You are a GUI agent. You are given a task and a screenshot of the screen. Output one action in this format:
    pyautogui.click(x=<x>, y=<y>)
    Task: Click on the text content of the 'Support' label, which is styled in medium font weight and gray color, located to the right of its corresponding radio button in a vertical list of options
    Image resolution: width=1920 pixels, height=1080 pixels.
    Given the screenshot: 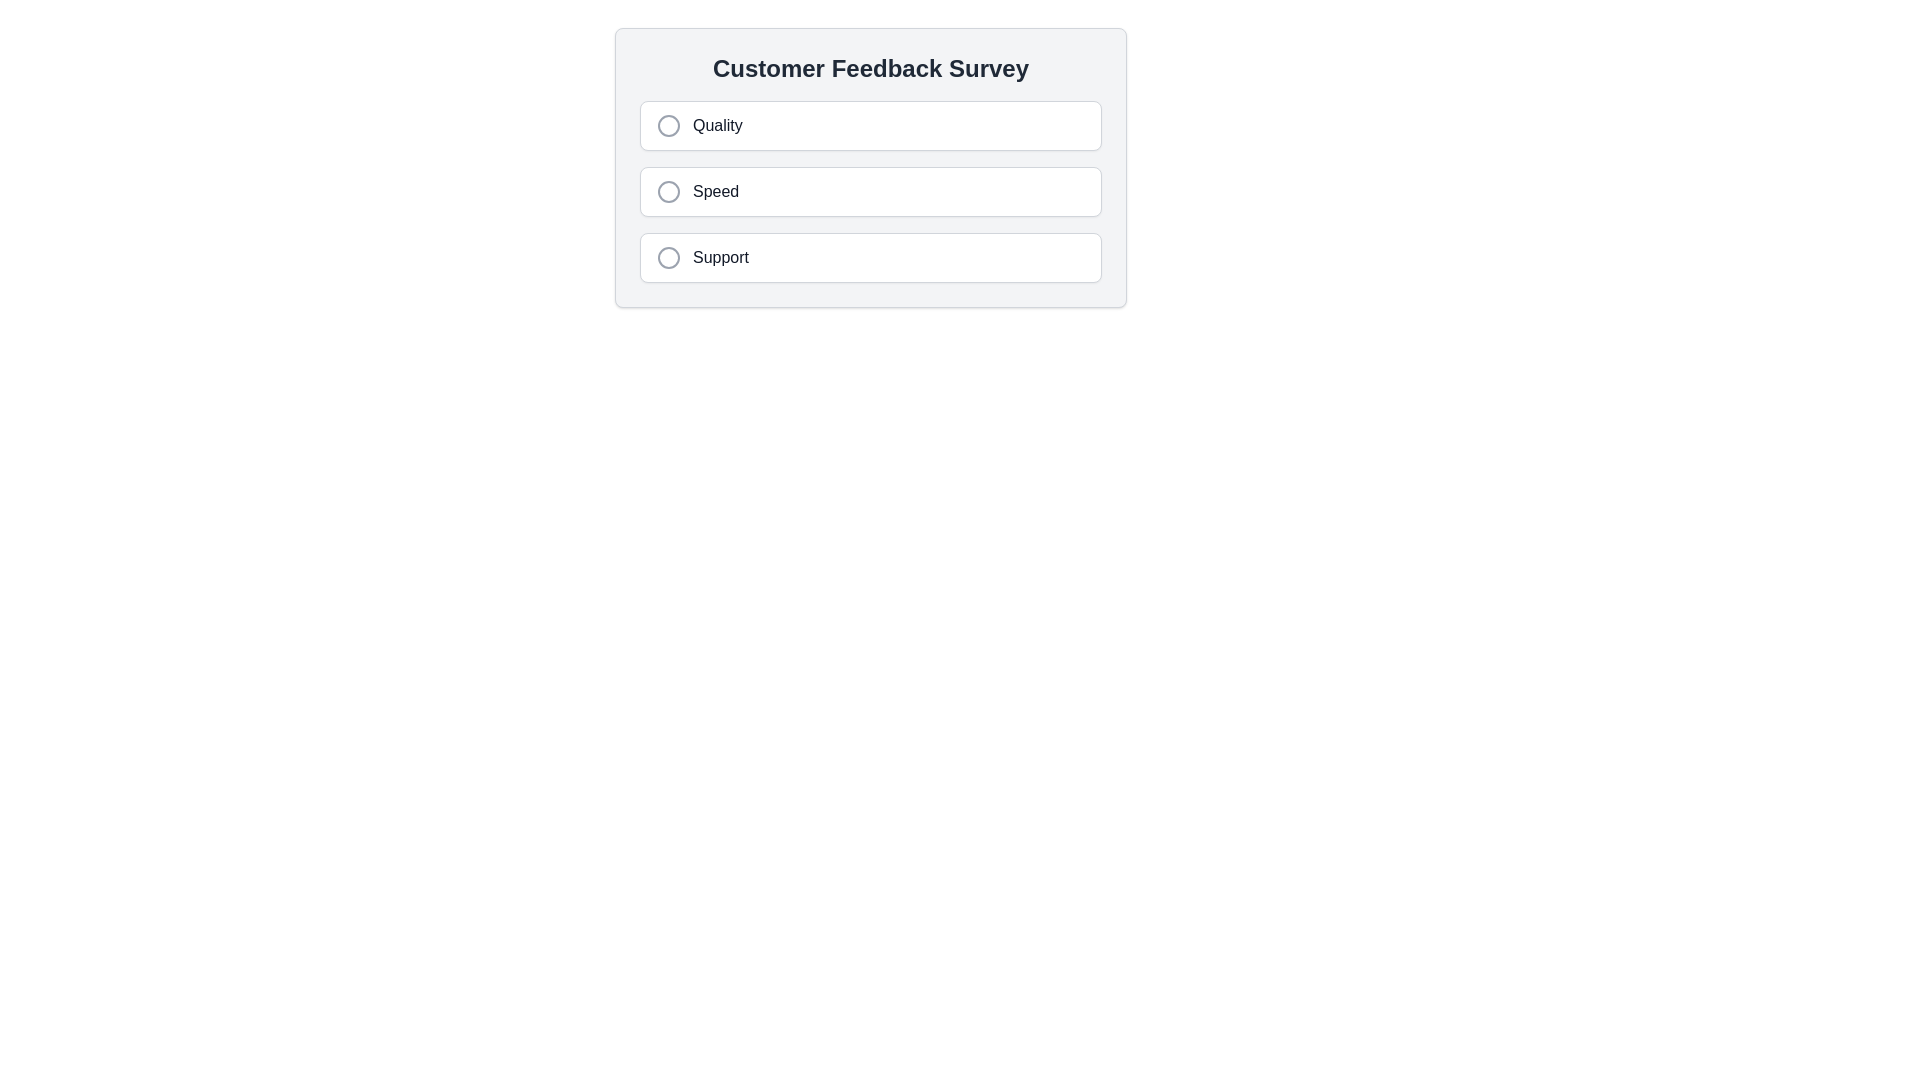 What is the action you would take?
    pyautogui.click(x=720, y=257)
    